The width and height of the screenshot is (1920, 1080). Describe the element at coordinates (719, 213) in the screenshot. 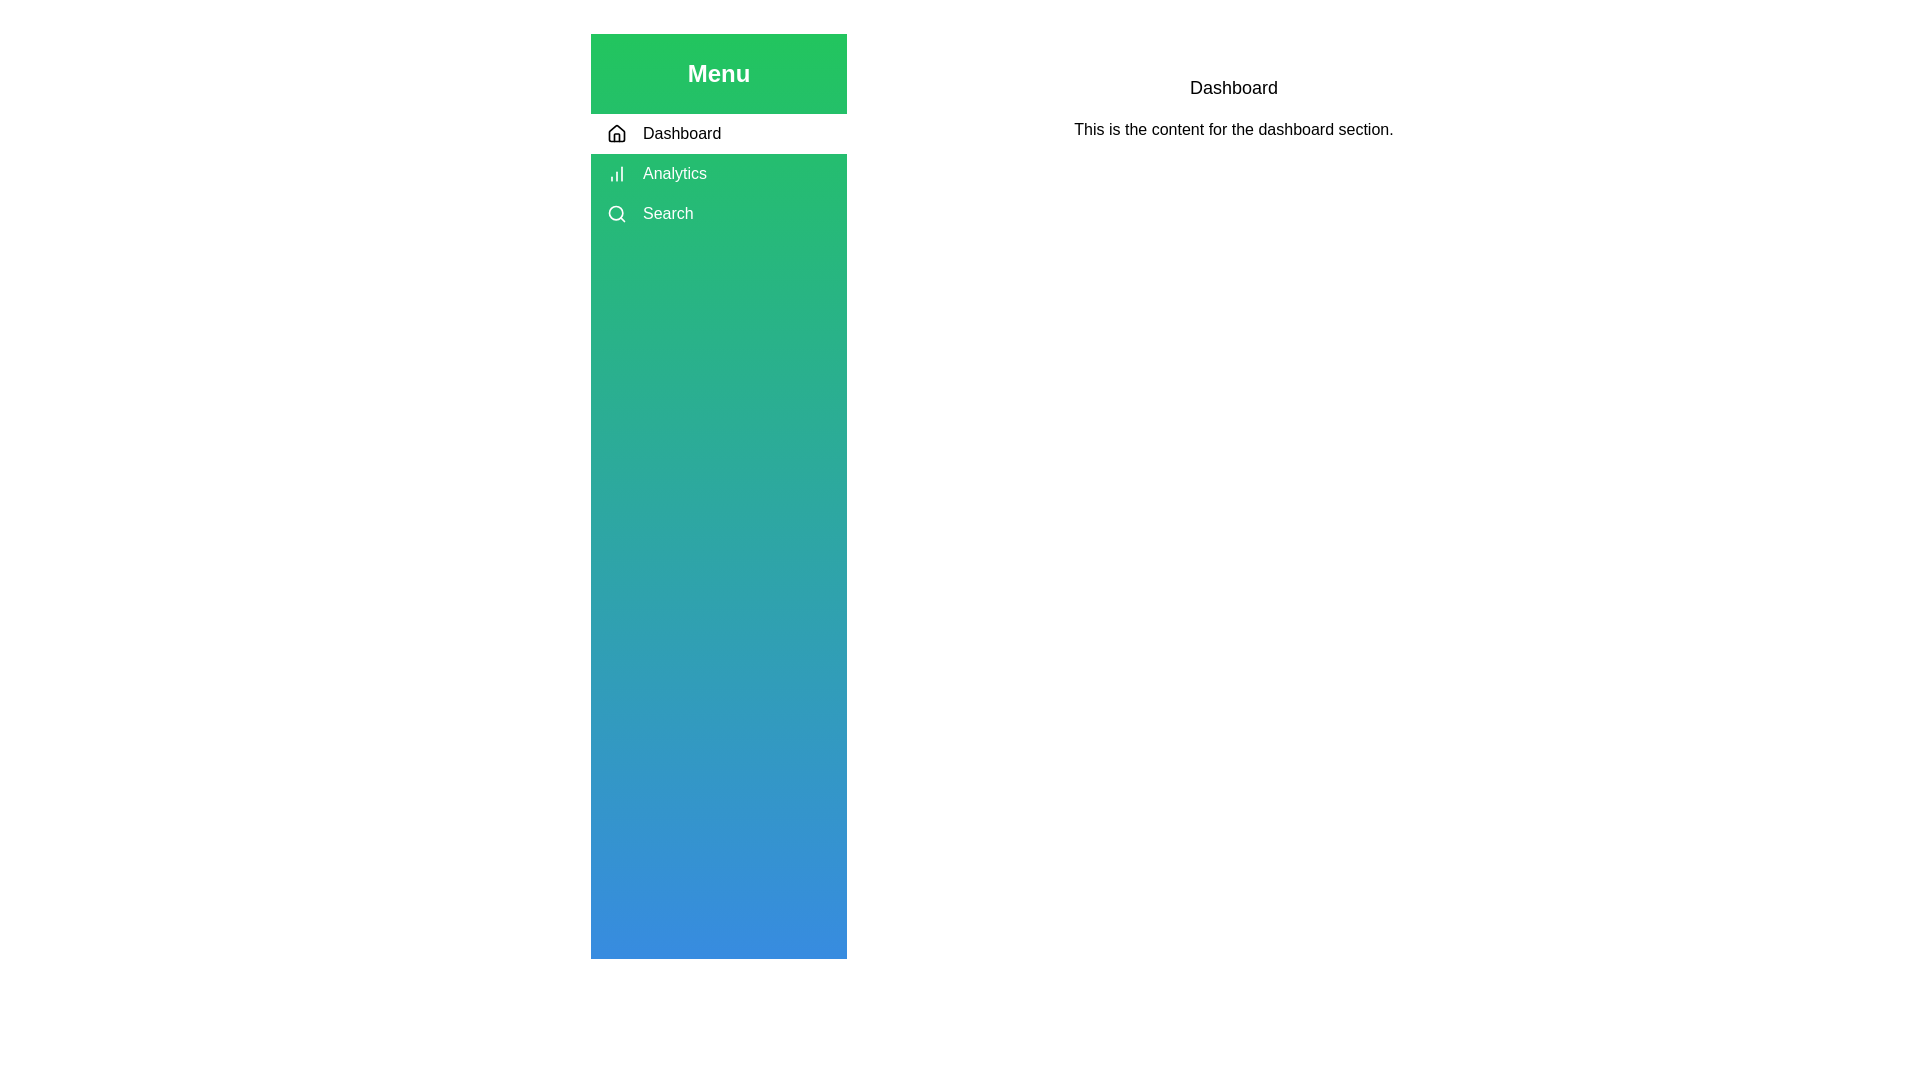

I see `the tab labeled Search to view its hover effects` at that location.